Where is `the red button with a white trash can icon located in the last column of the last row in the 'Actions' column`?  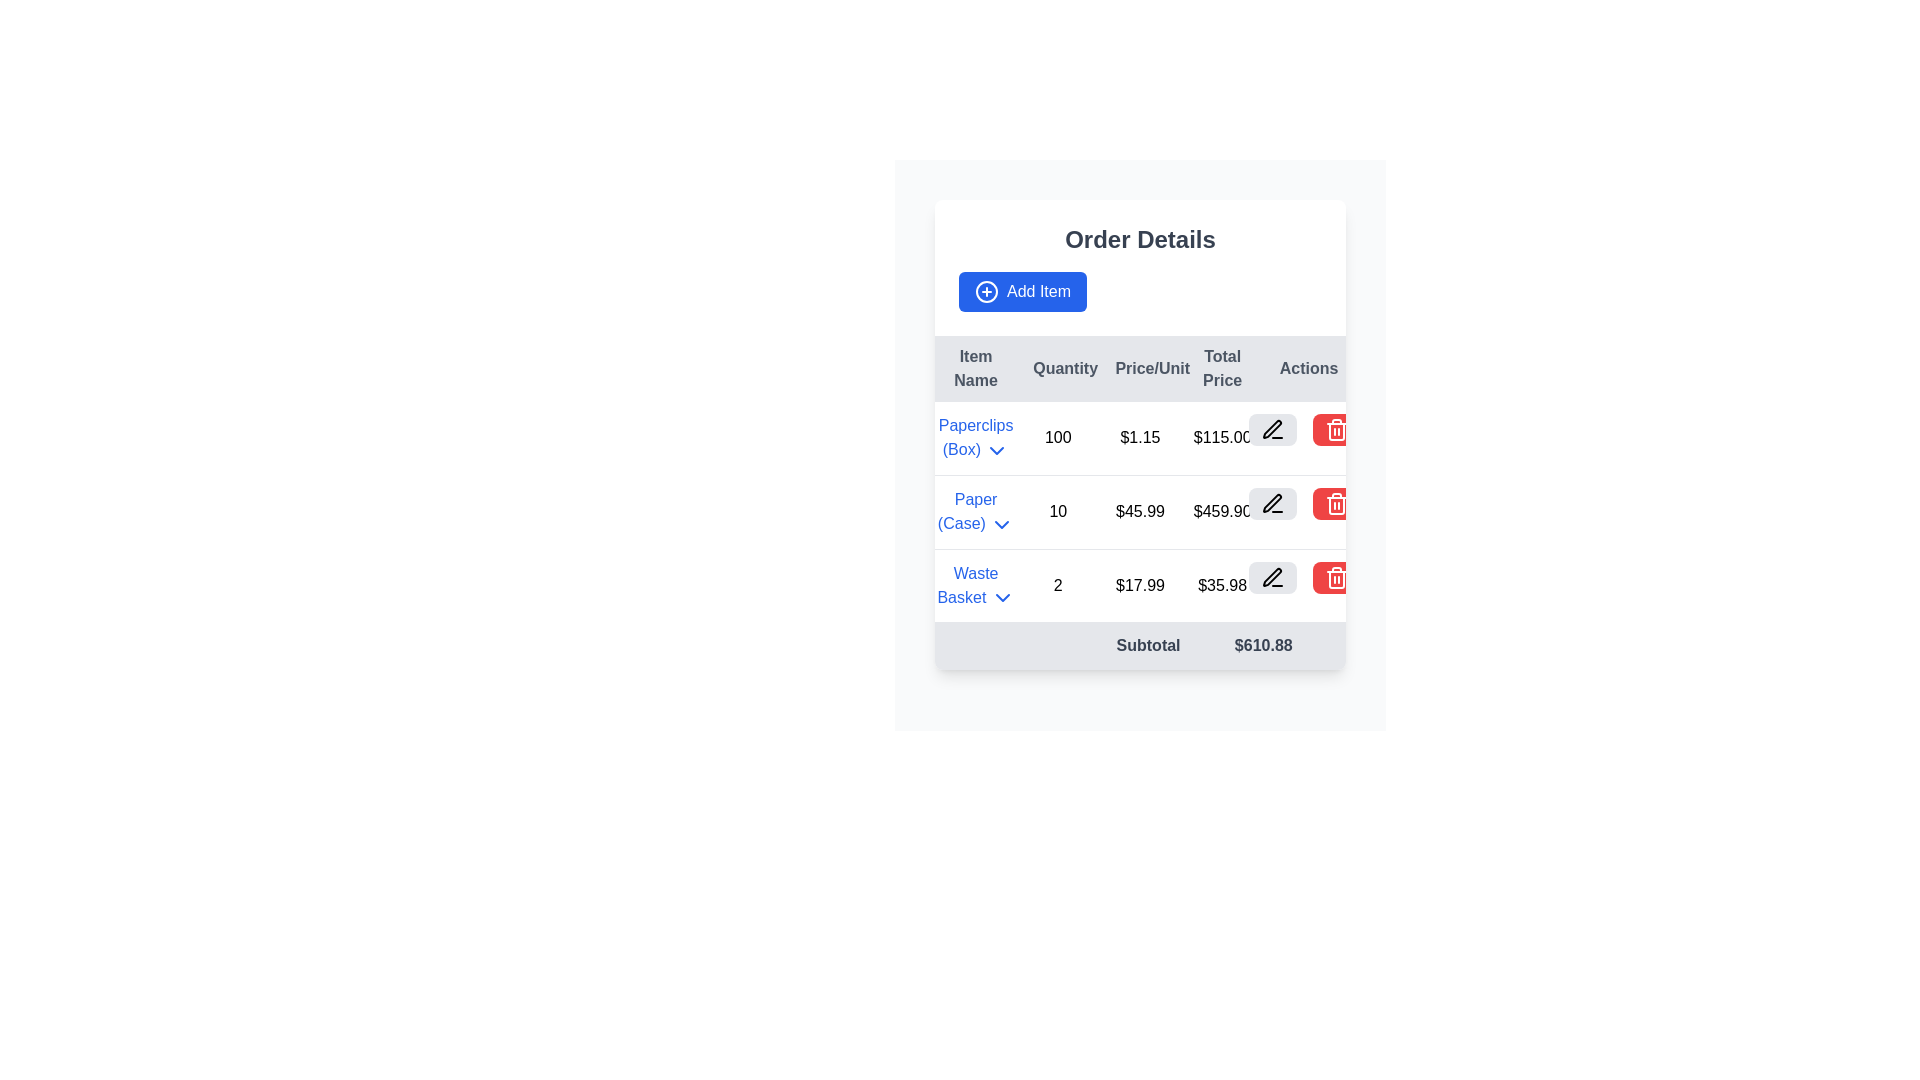 the red button with a white trash can icon located in the last column of the last row in the 'Actions' column is located at coordinates (1336, 577).